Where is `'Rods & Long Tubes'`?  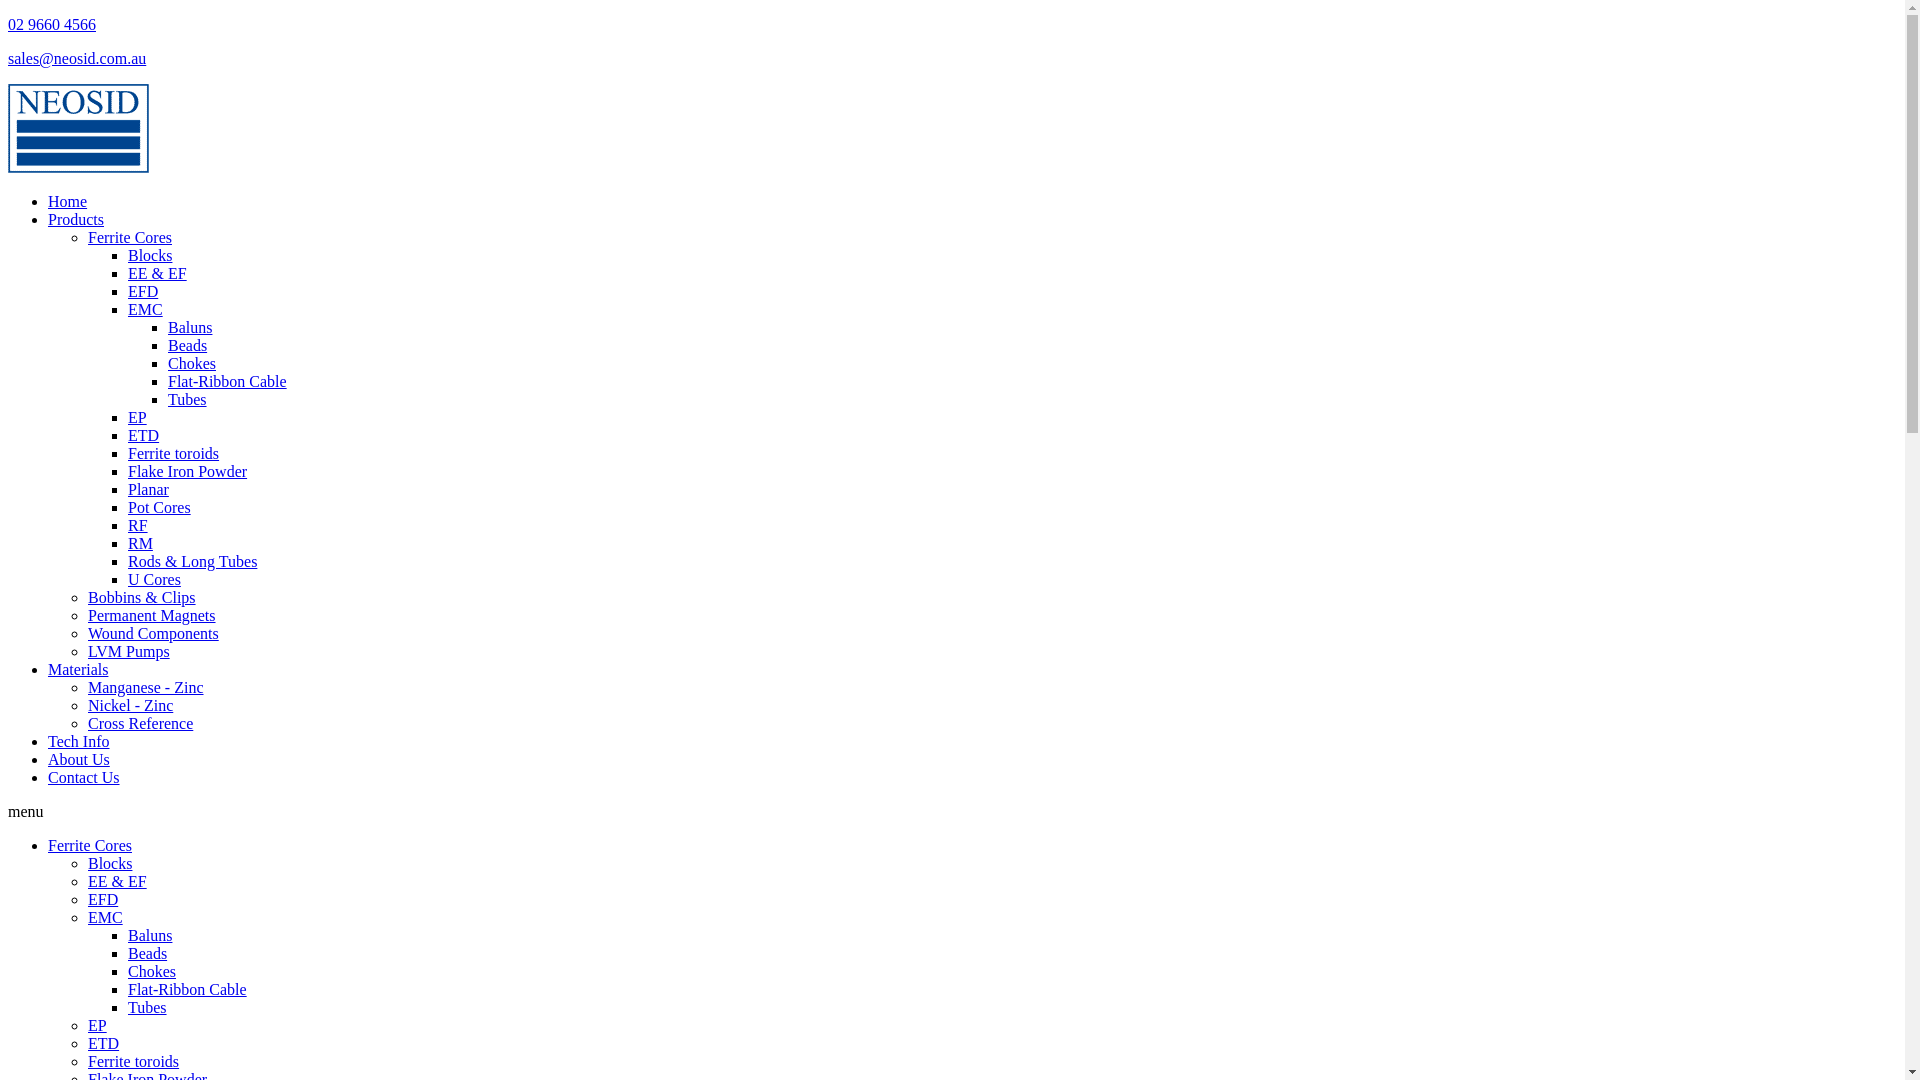
'Rods & Long Tubes' is located at coordinates (192, 561).